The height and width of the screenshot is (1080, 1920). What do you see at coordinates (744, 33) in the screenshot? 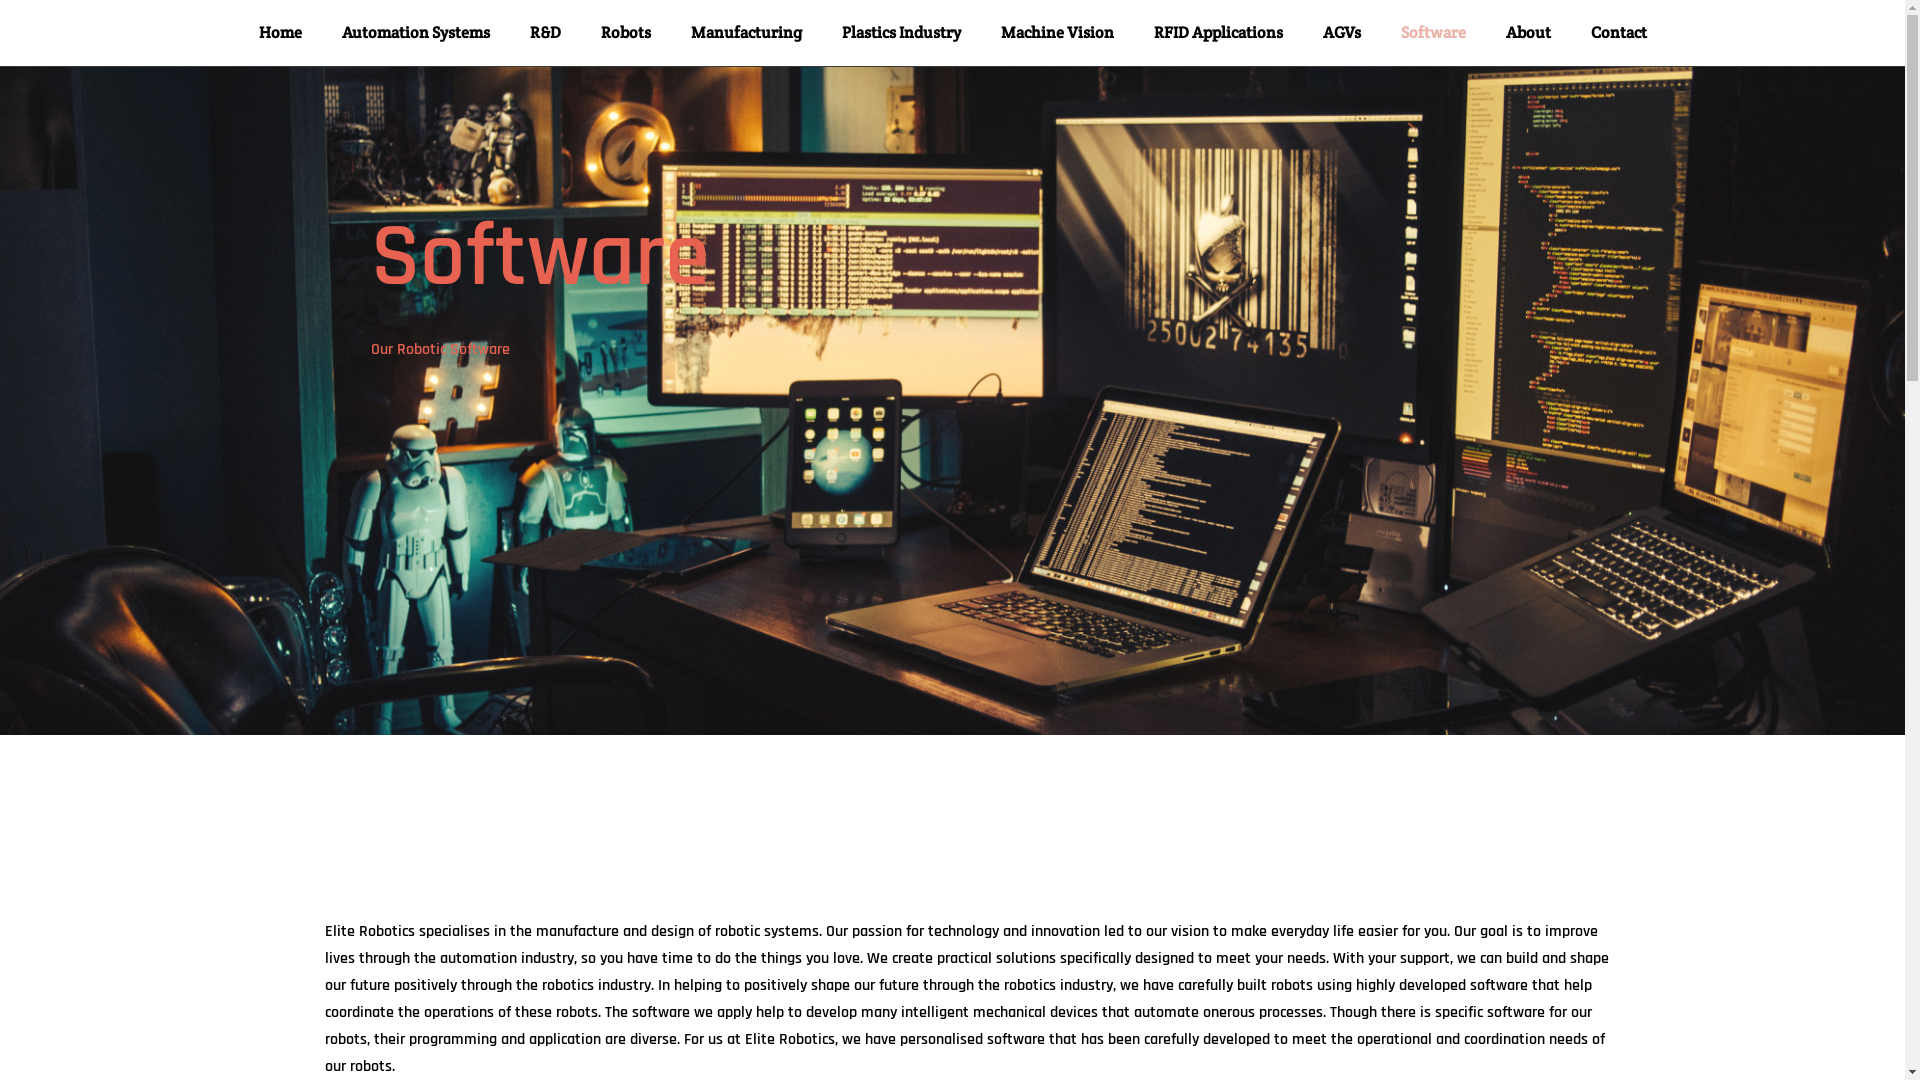
I see `'Manufacturing'` at bounding box center [744, 33].